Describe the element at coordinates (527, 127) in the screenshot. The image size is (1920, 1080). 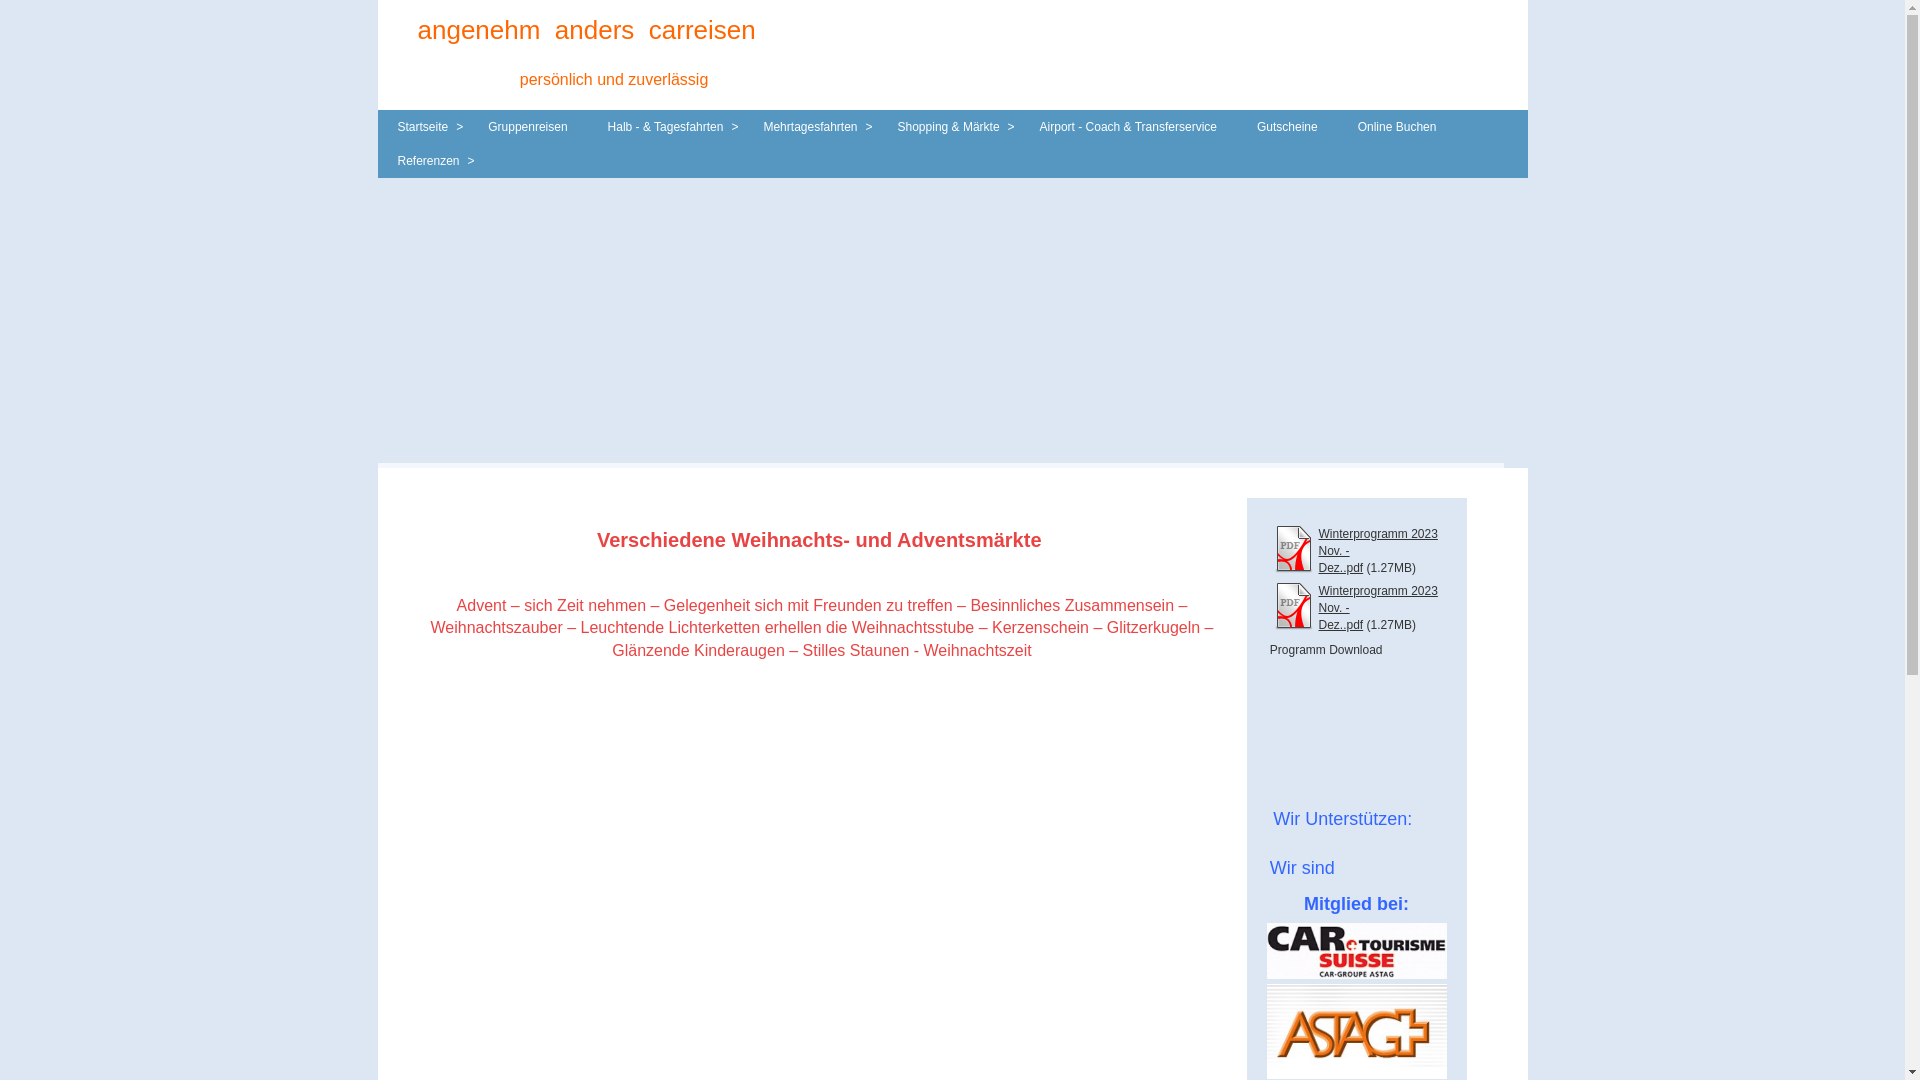
I see `'Gruppenreisen'` at that location.